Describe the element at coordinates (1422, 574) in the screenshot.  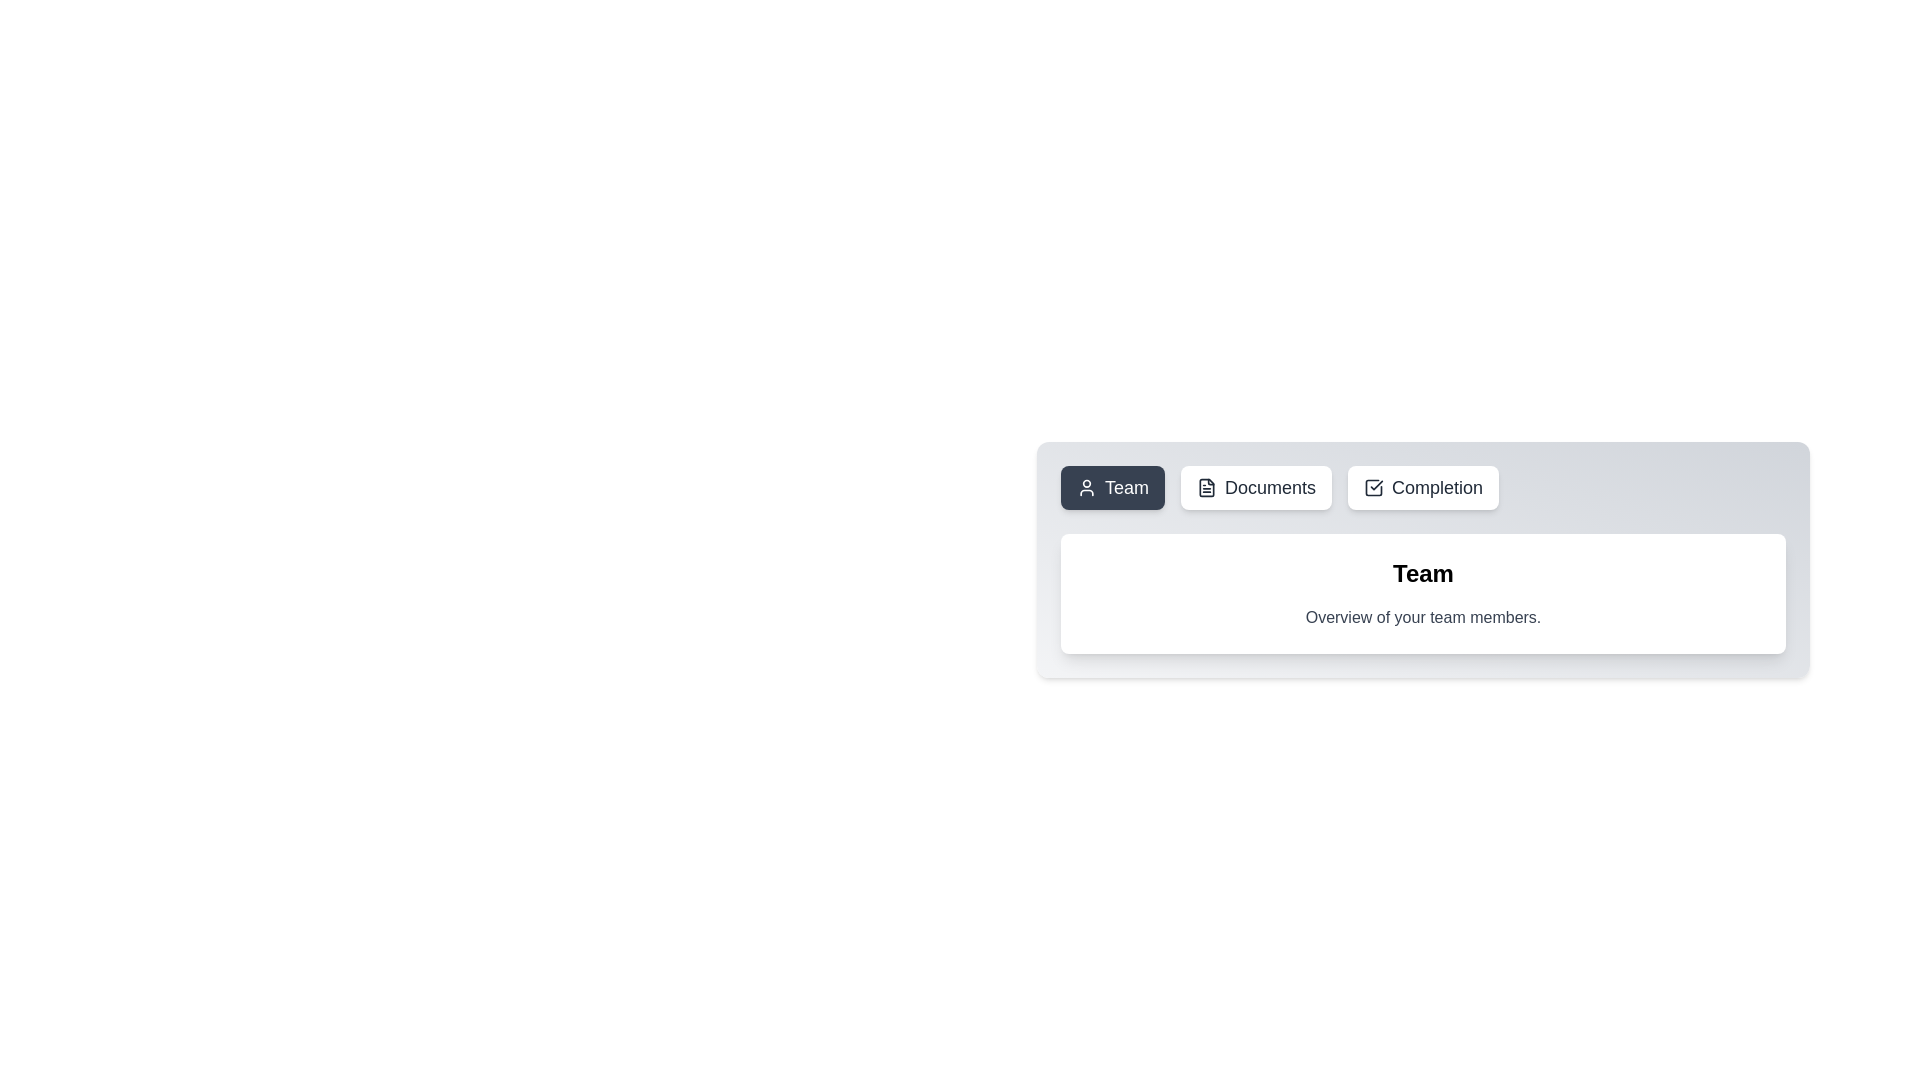
I see `bold heading text labeled 'Team' situated at the top of the central panel with a lighter gray background` at that location.